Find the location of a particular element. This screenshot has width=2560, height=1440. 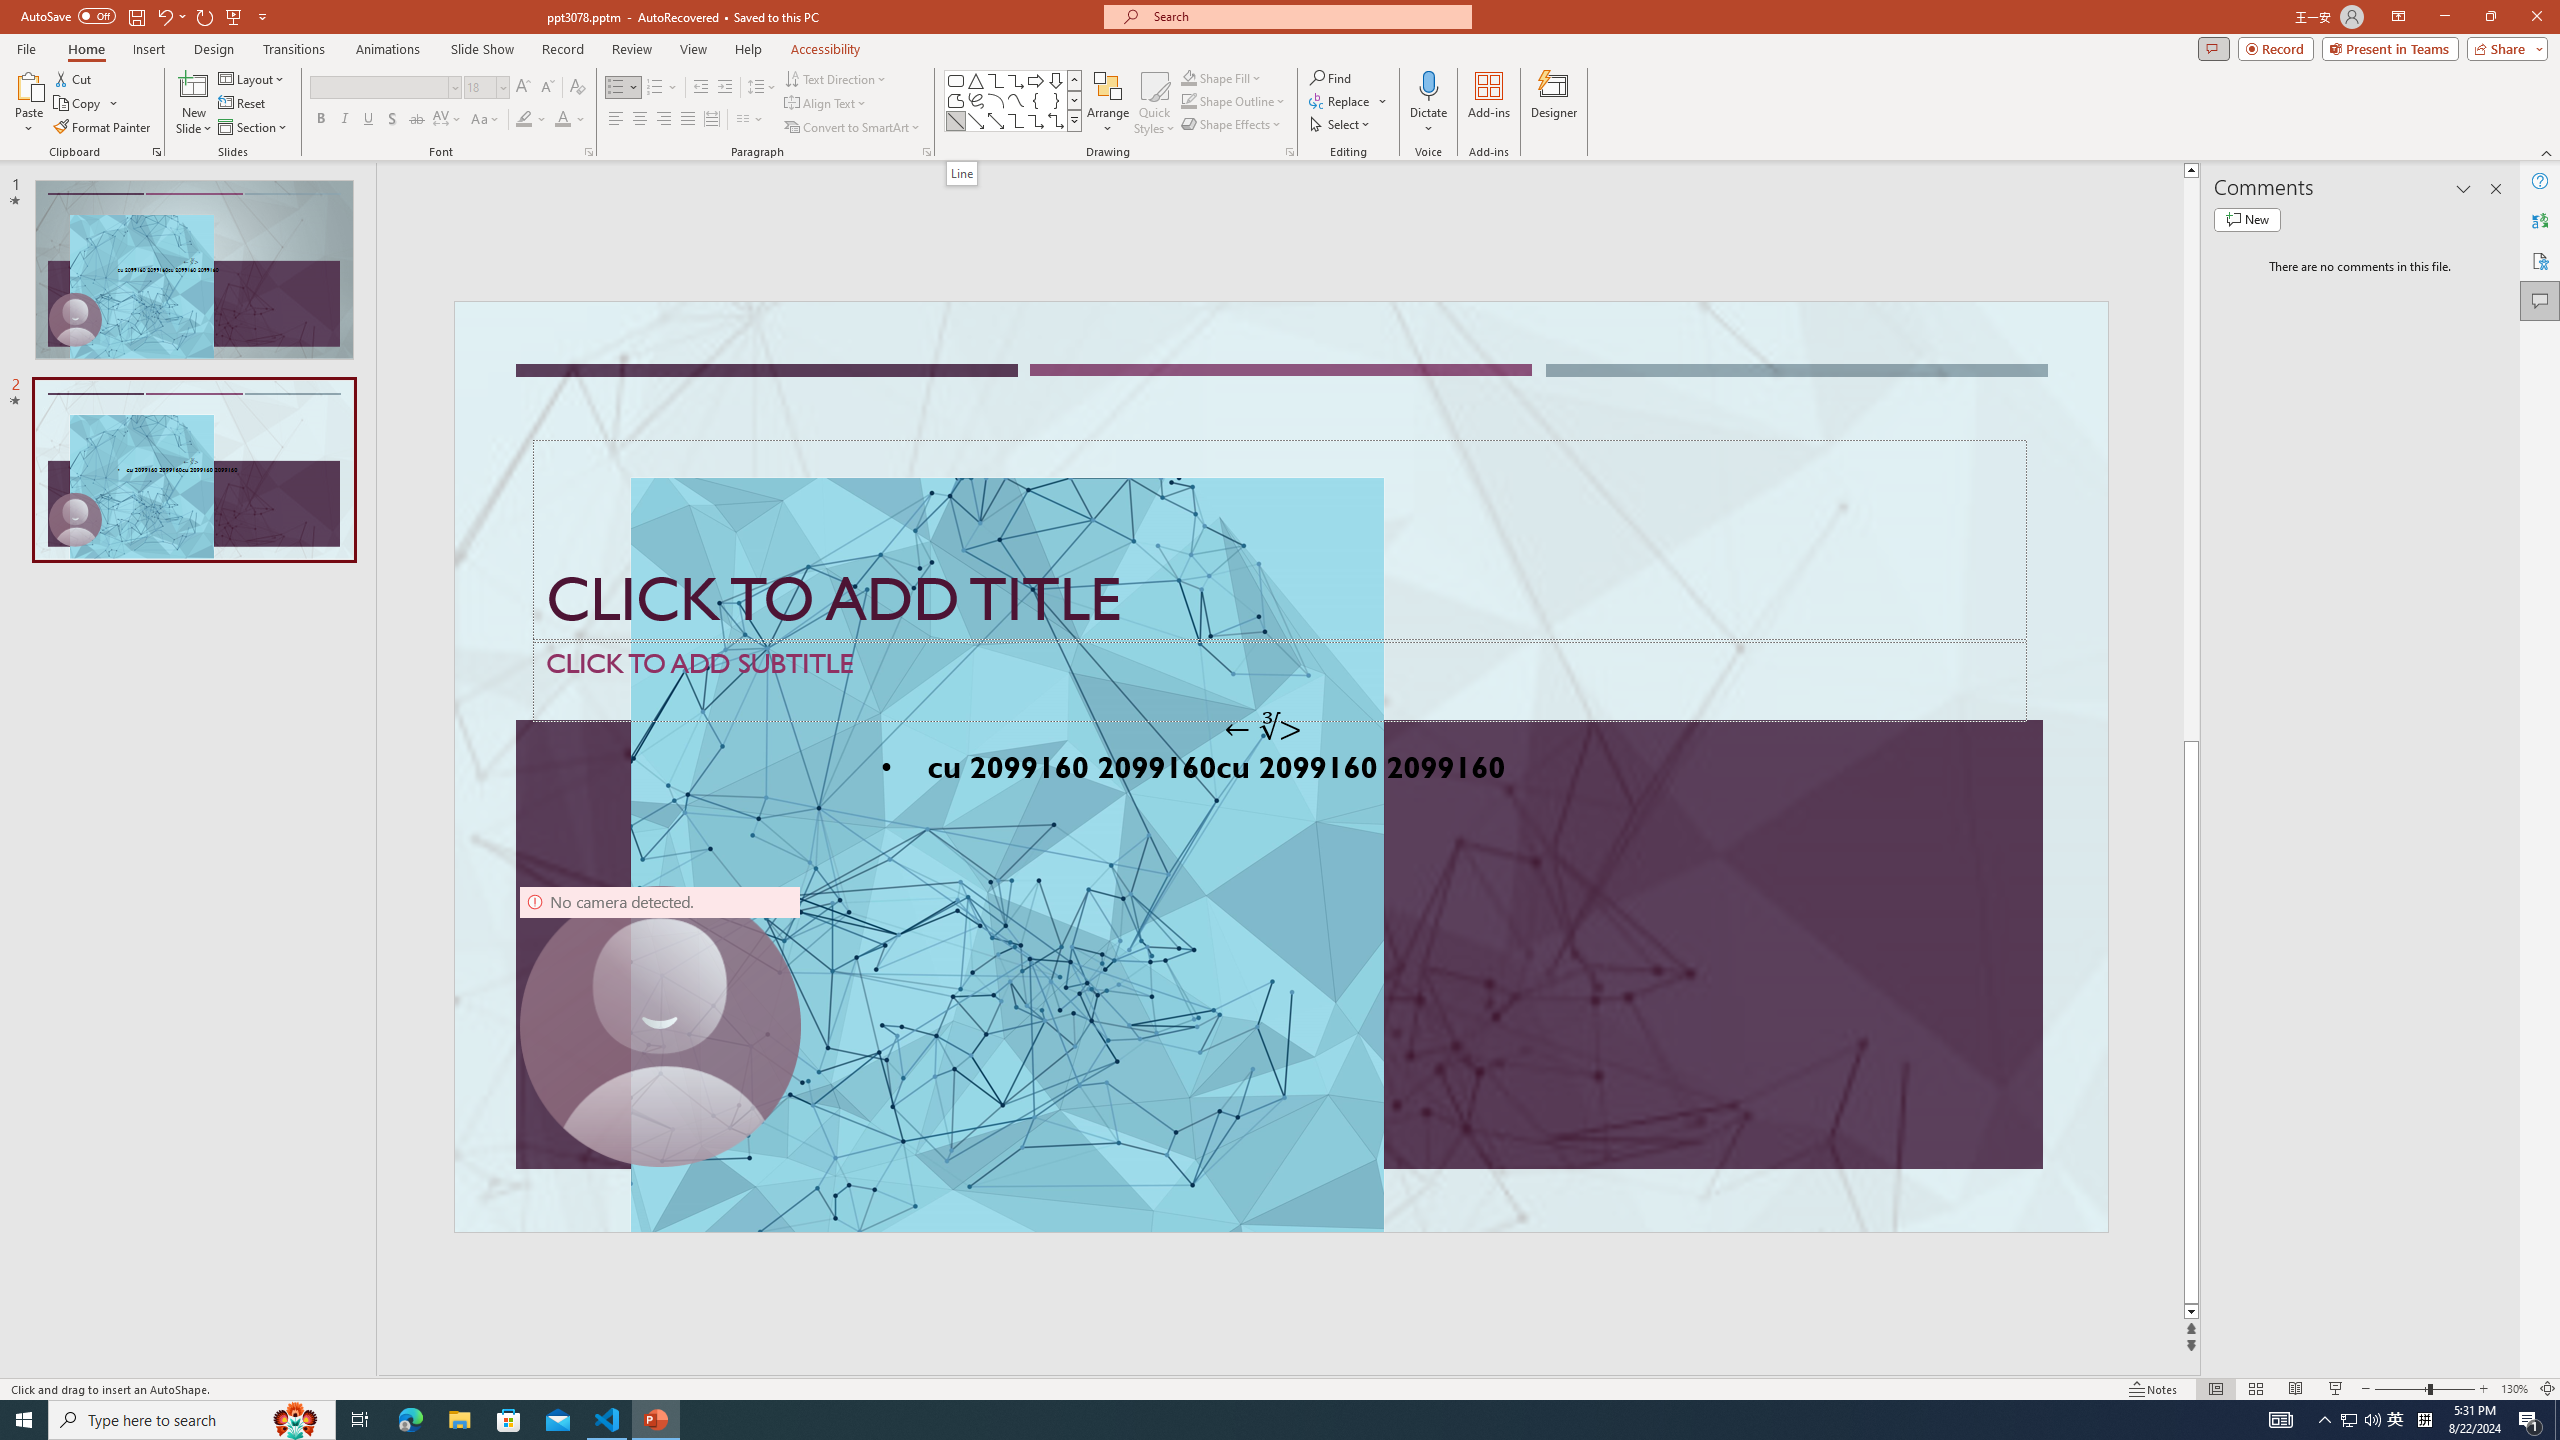

'Align Text' is located at coordinates (826, 103).